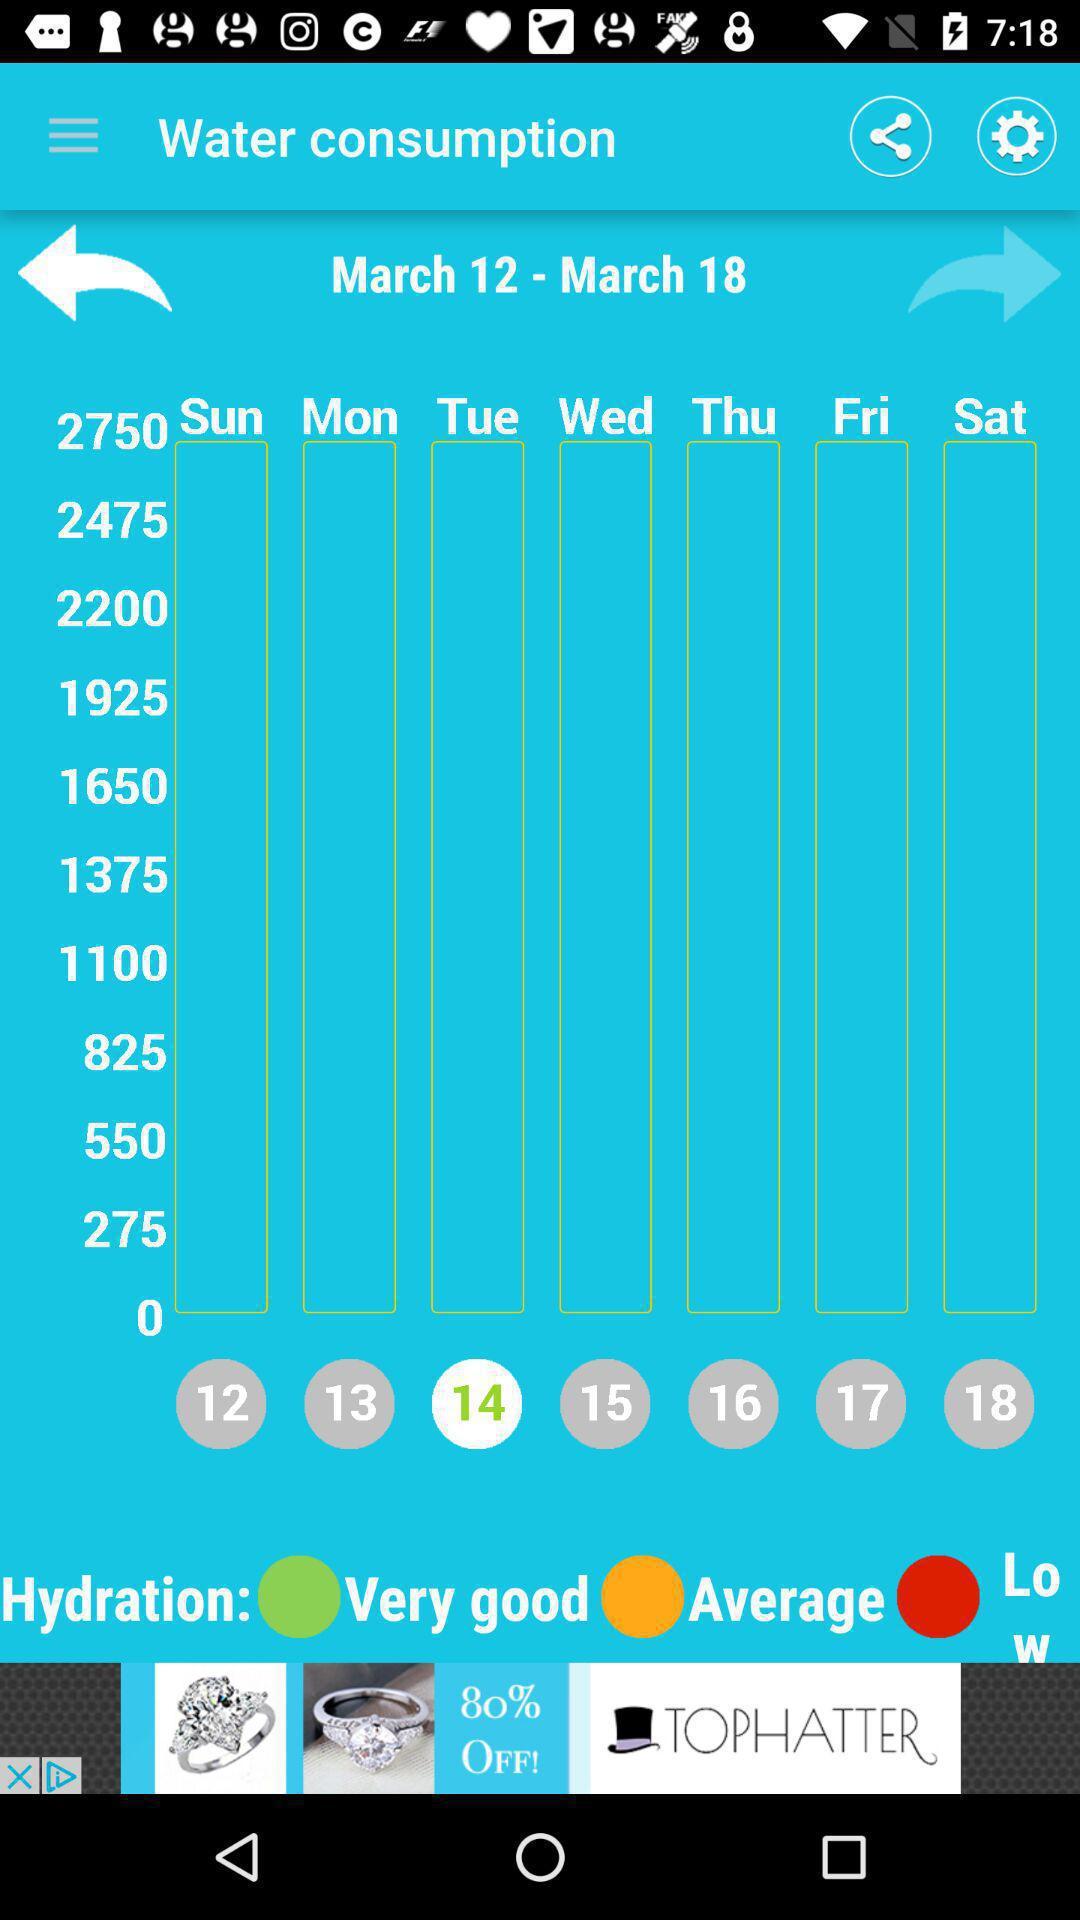  I want to click on go back, so click(94, 272).